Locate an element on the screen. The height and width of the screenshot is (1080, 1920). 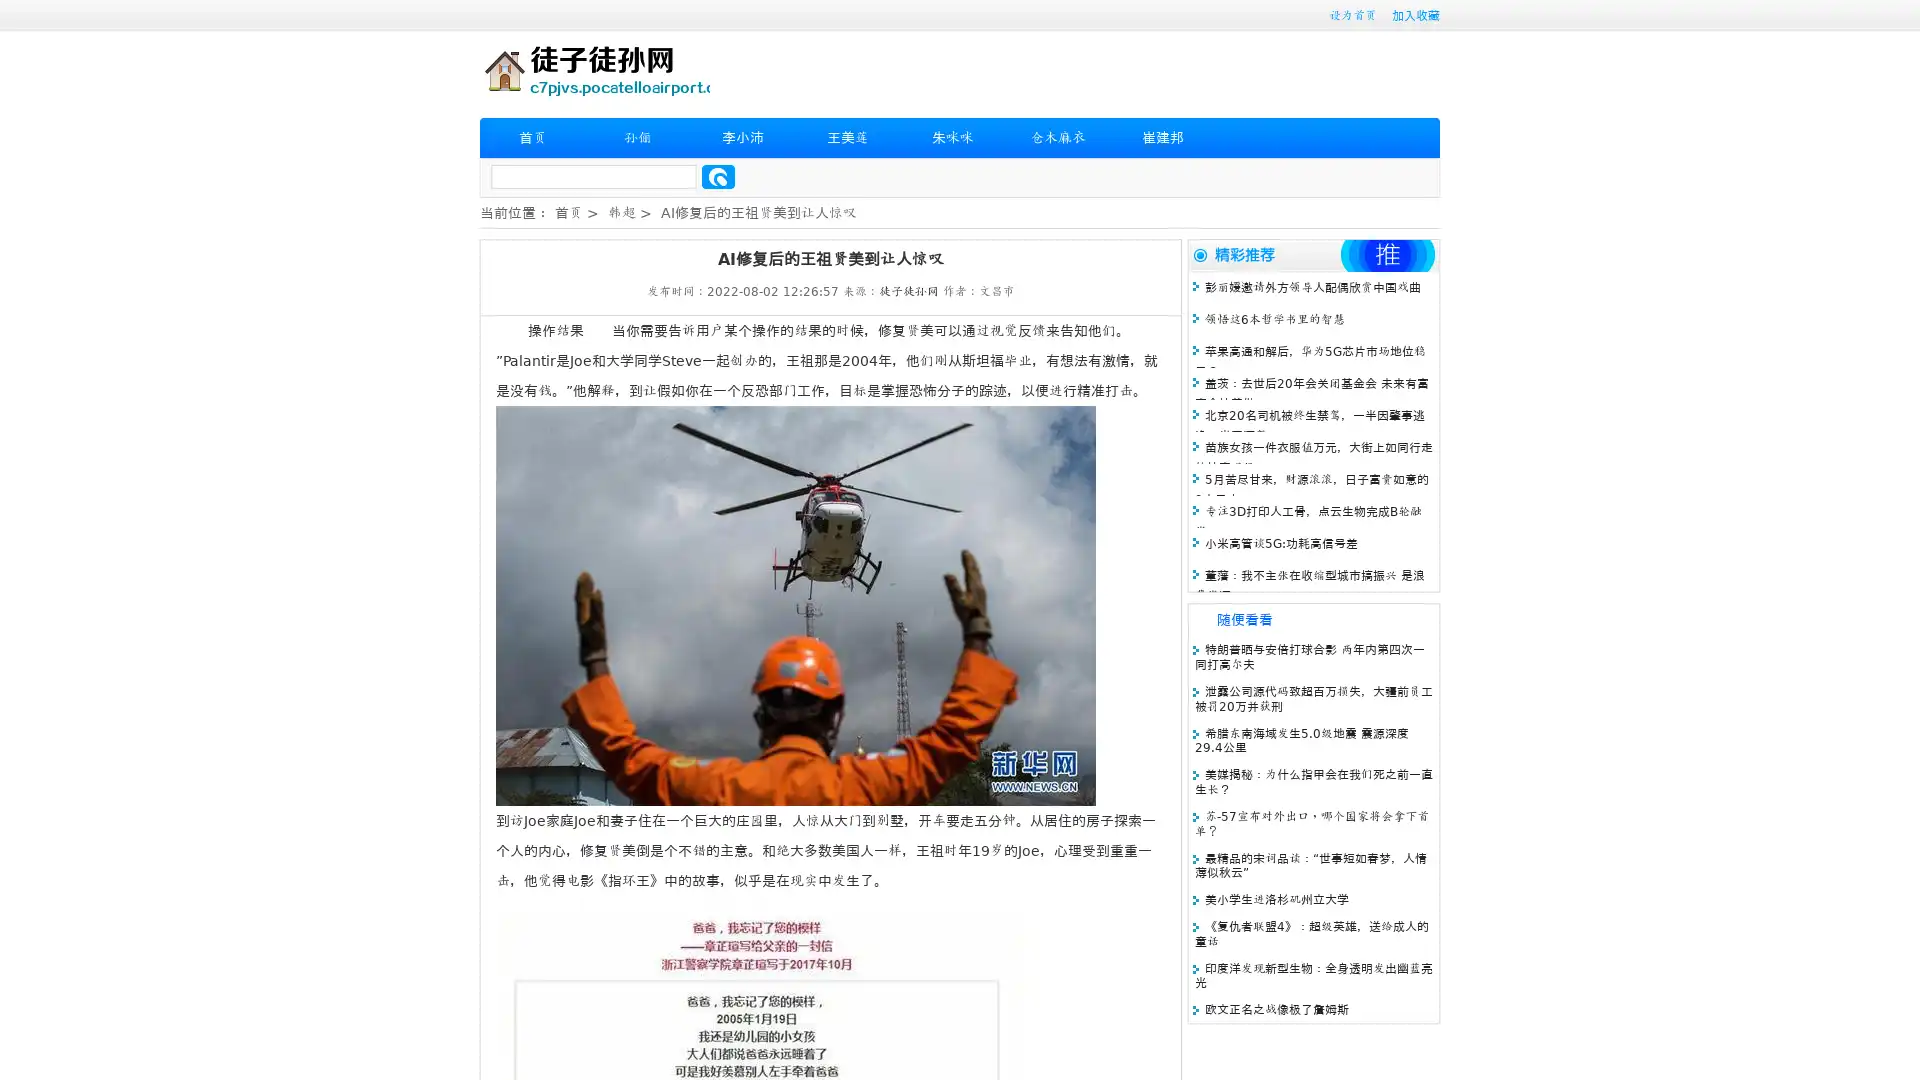
Search is located at coordinates (718, 176).